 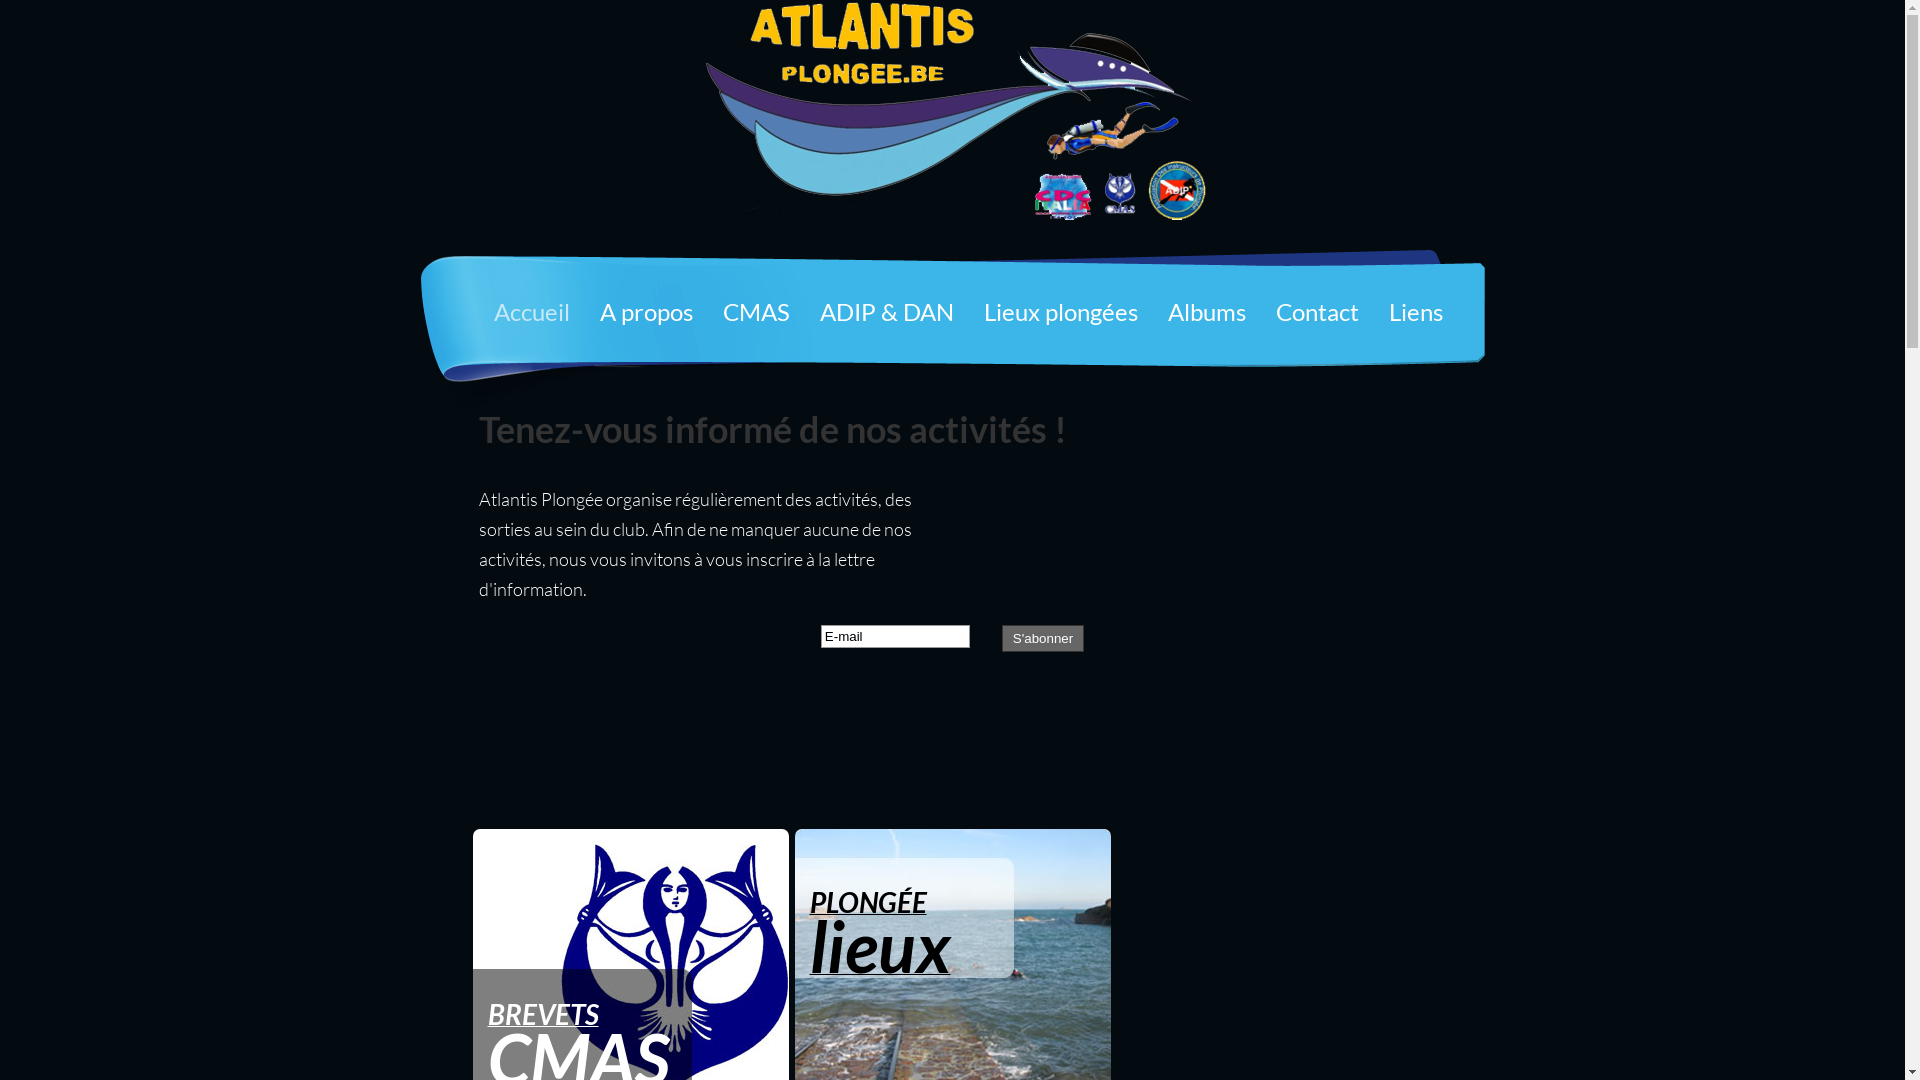 I want to click on 'S'abonner', so click(x=1041, y=638).